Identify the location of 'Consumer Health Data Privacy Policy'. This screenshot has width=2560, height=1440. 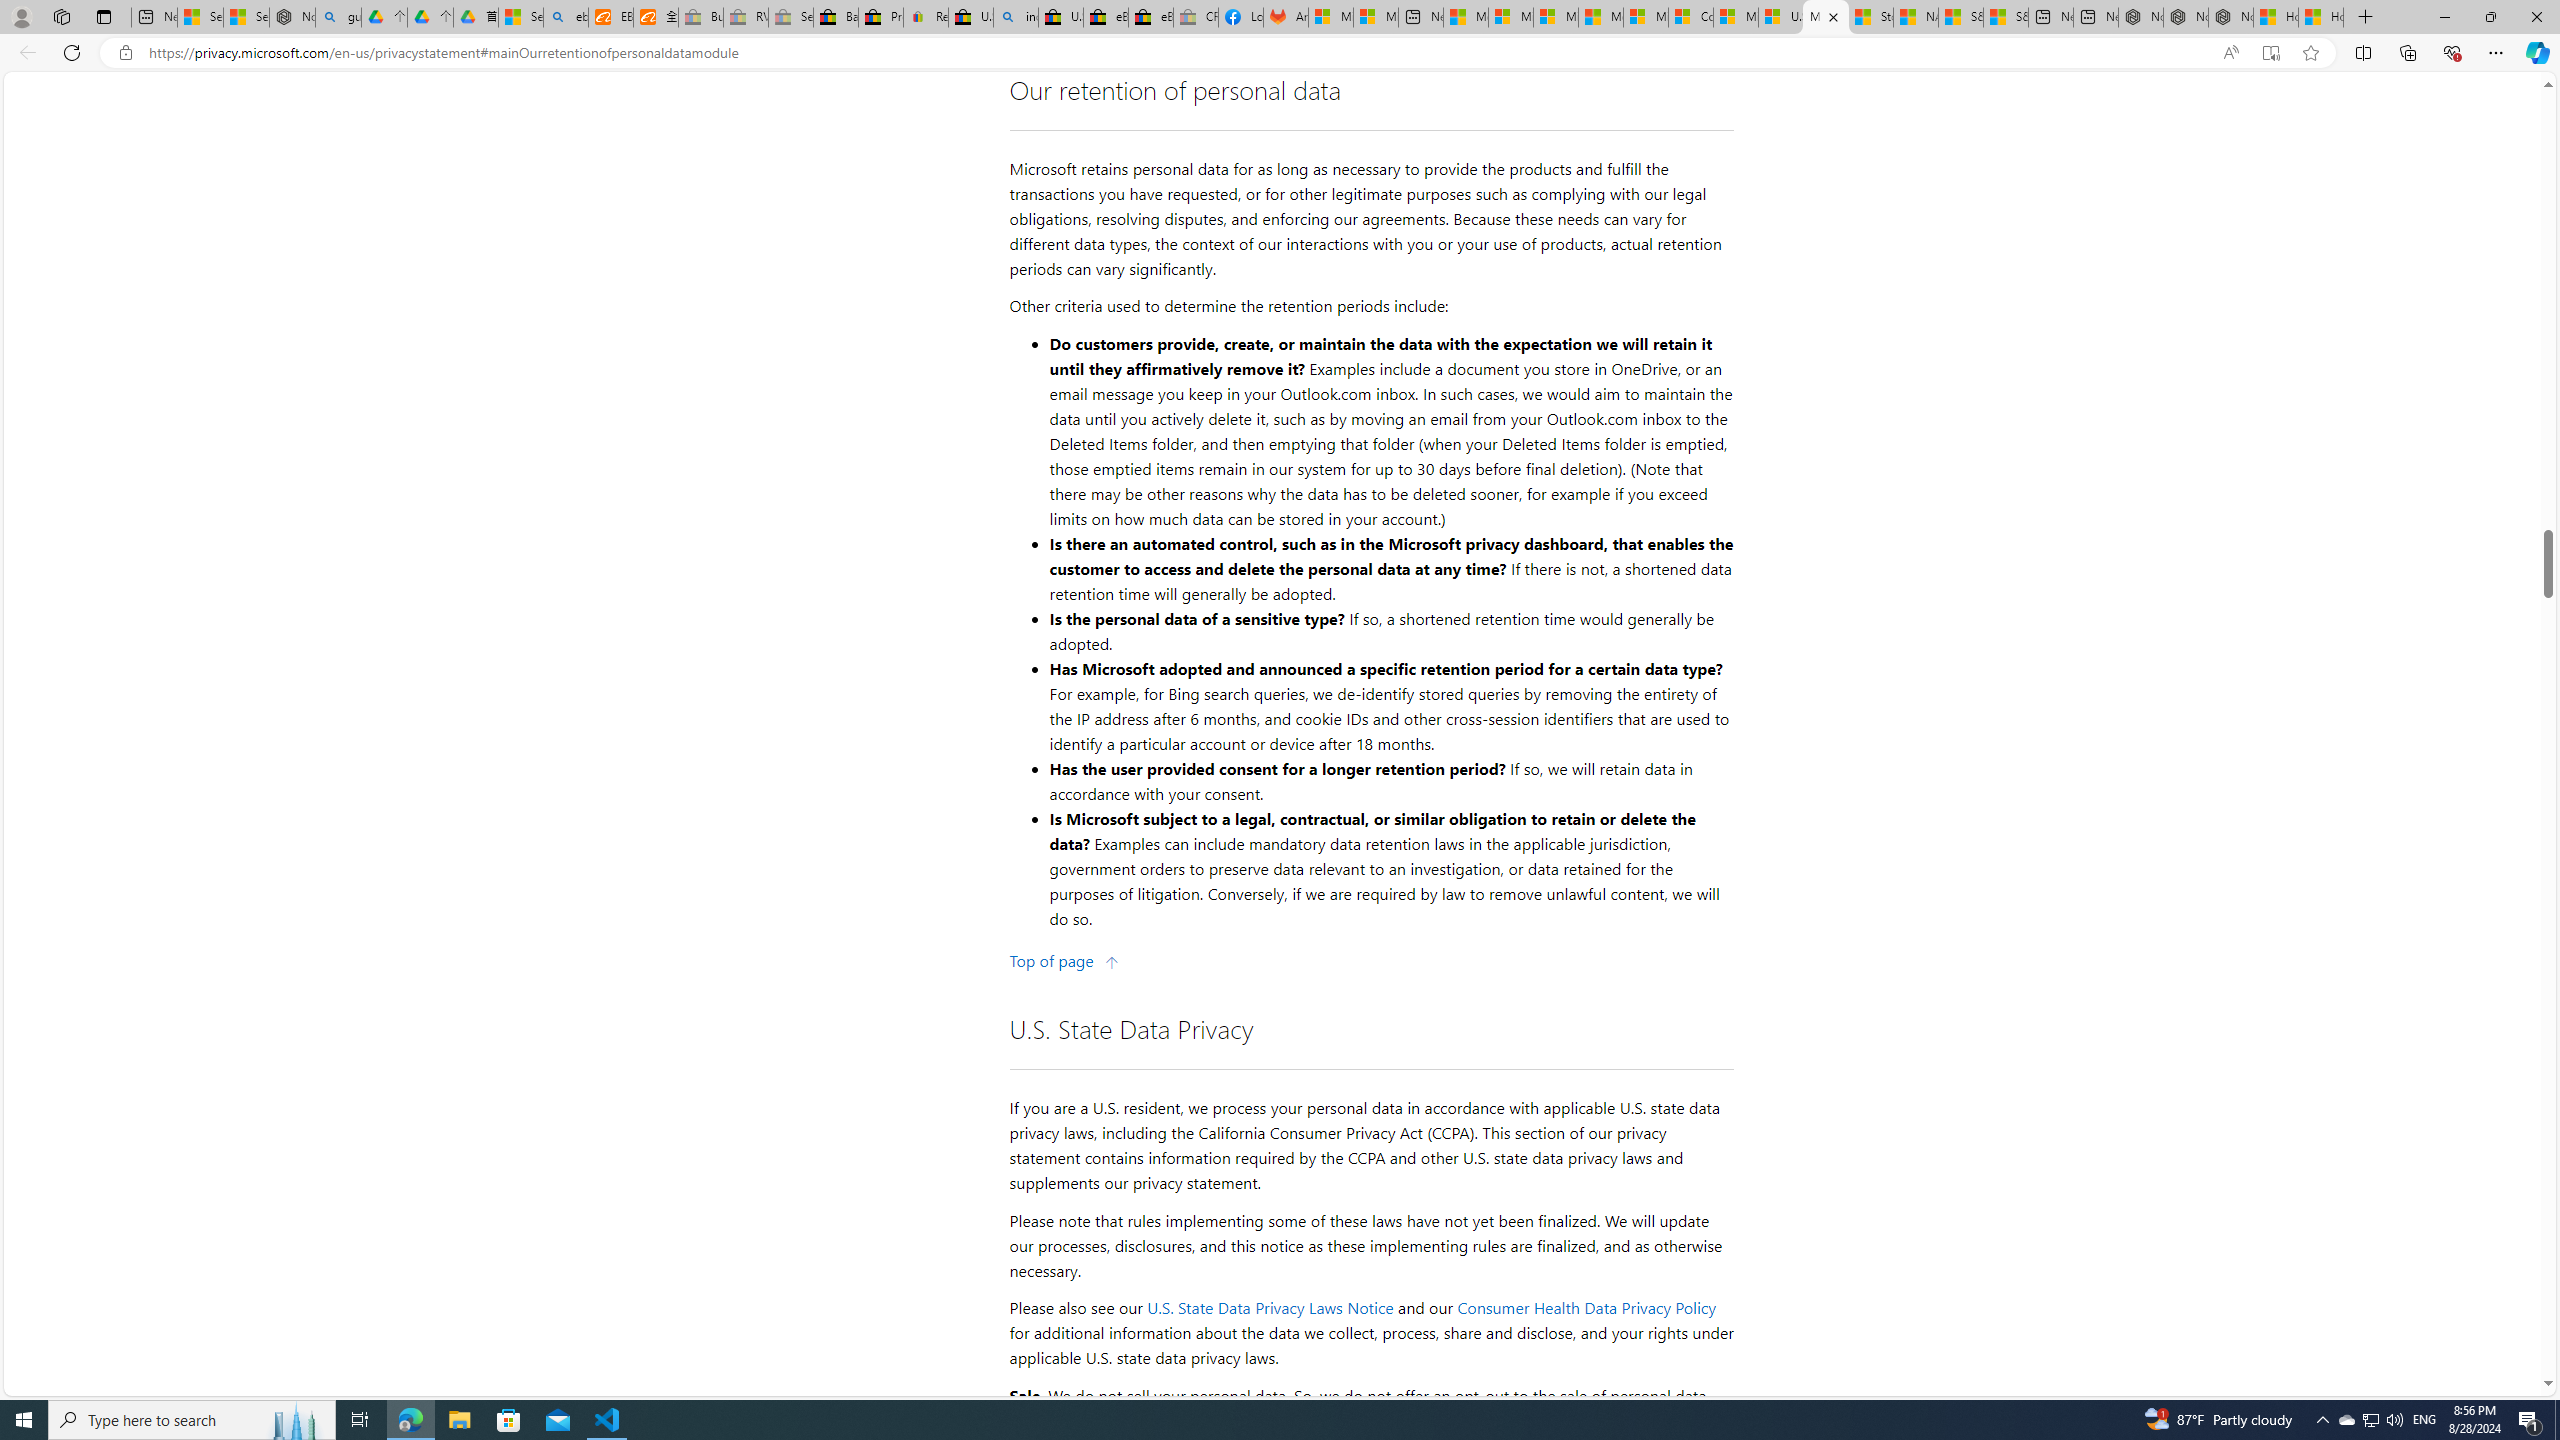
(1585, 1307).